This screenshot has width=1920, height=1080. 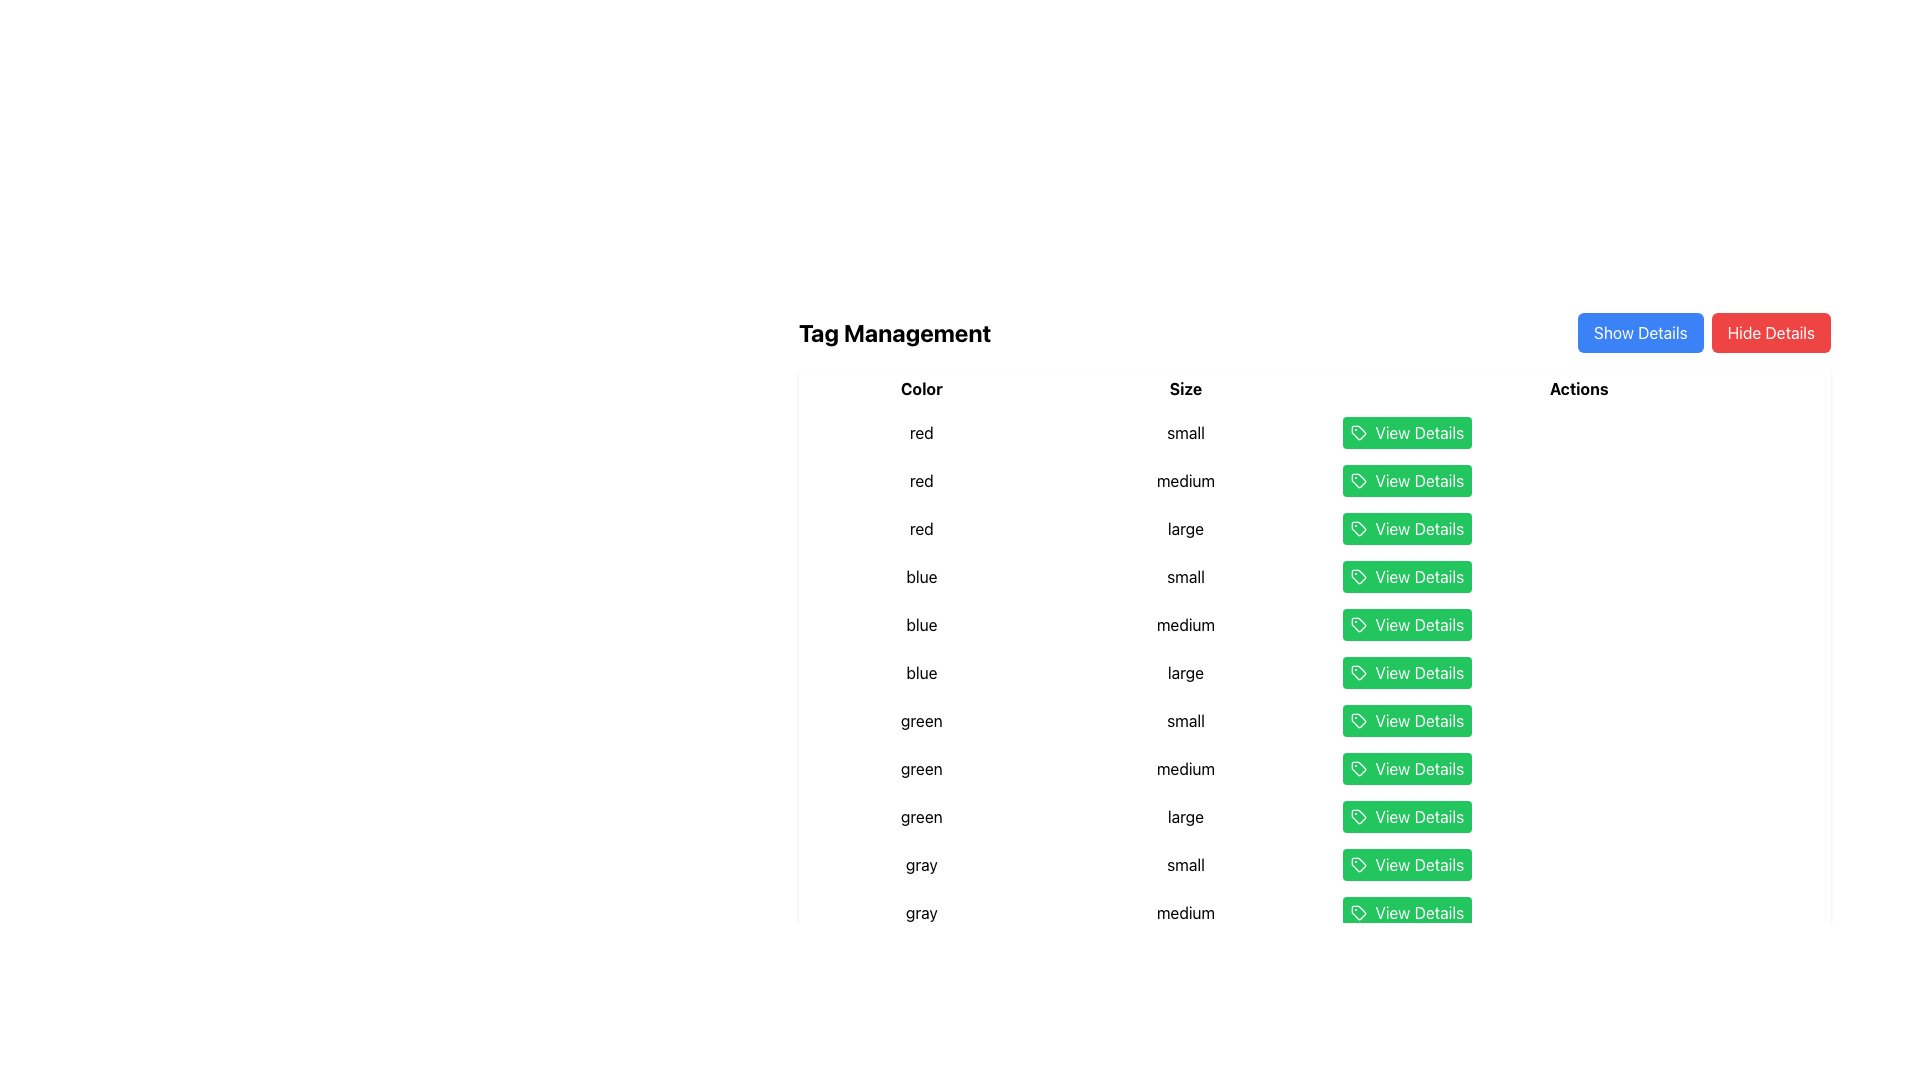 I want to click on the action button in the eleventh row of the data table under the 'Actions' section for the 'medium' size in the 'gray' color category, so click(x=1315, y=913).